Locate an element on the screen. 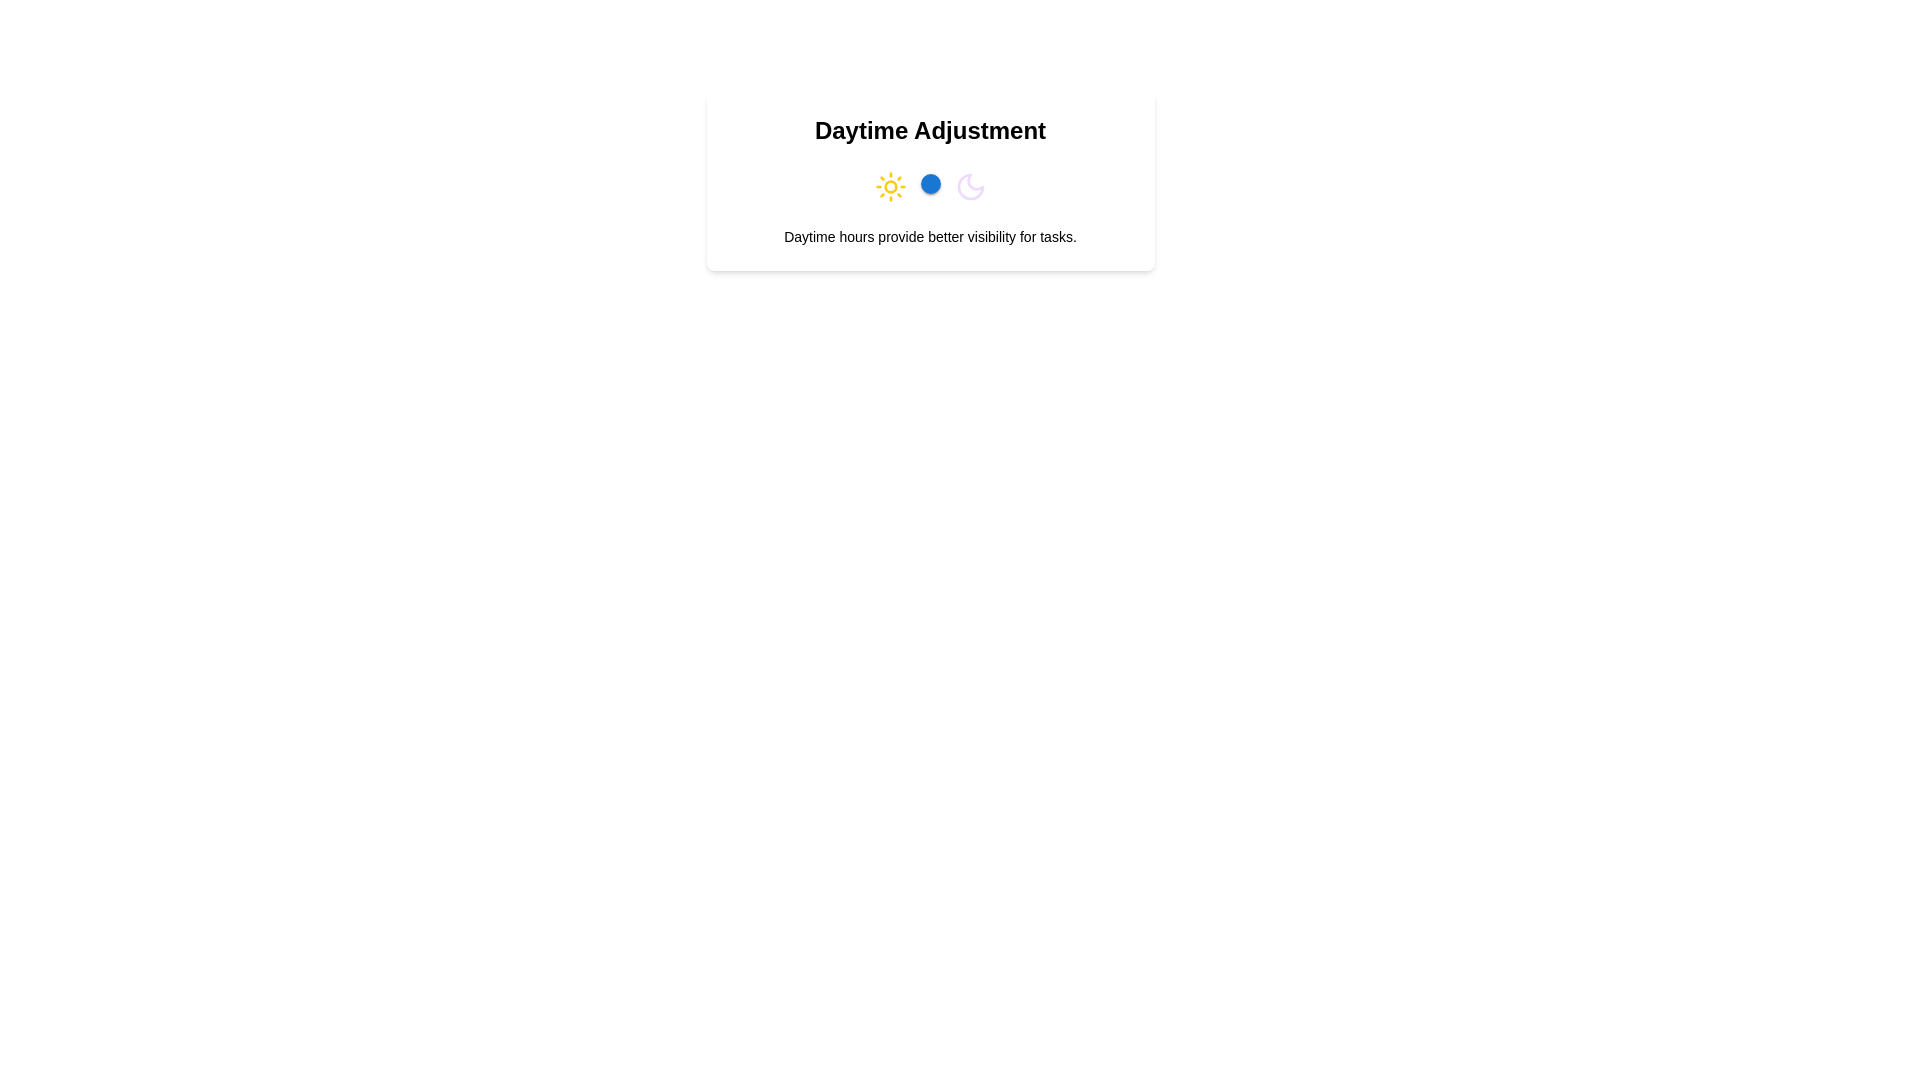 The image size is (1920, 1080). the static text label that states 'Daytime hours provide better visibility for tasks,' located beneath the 'Daytime Adjustment' heading and day-night cycle icons is located at coordinates (929, 235).